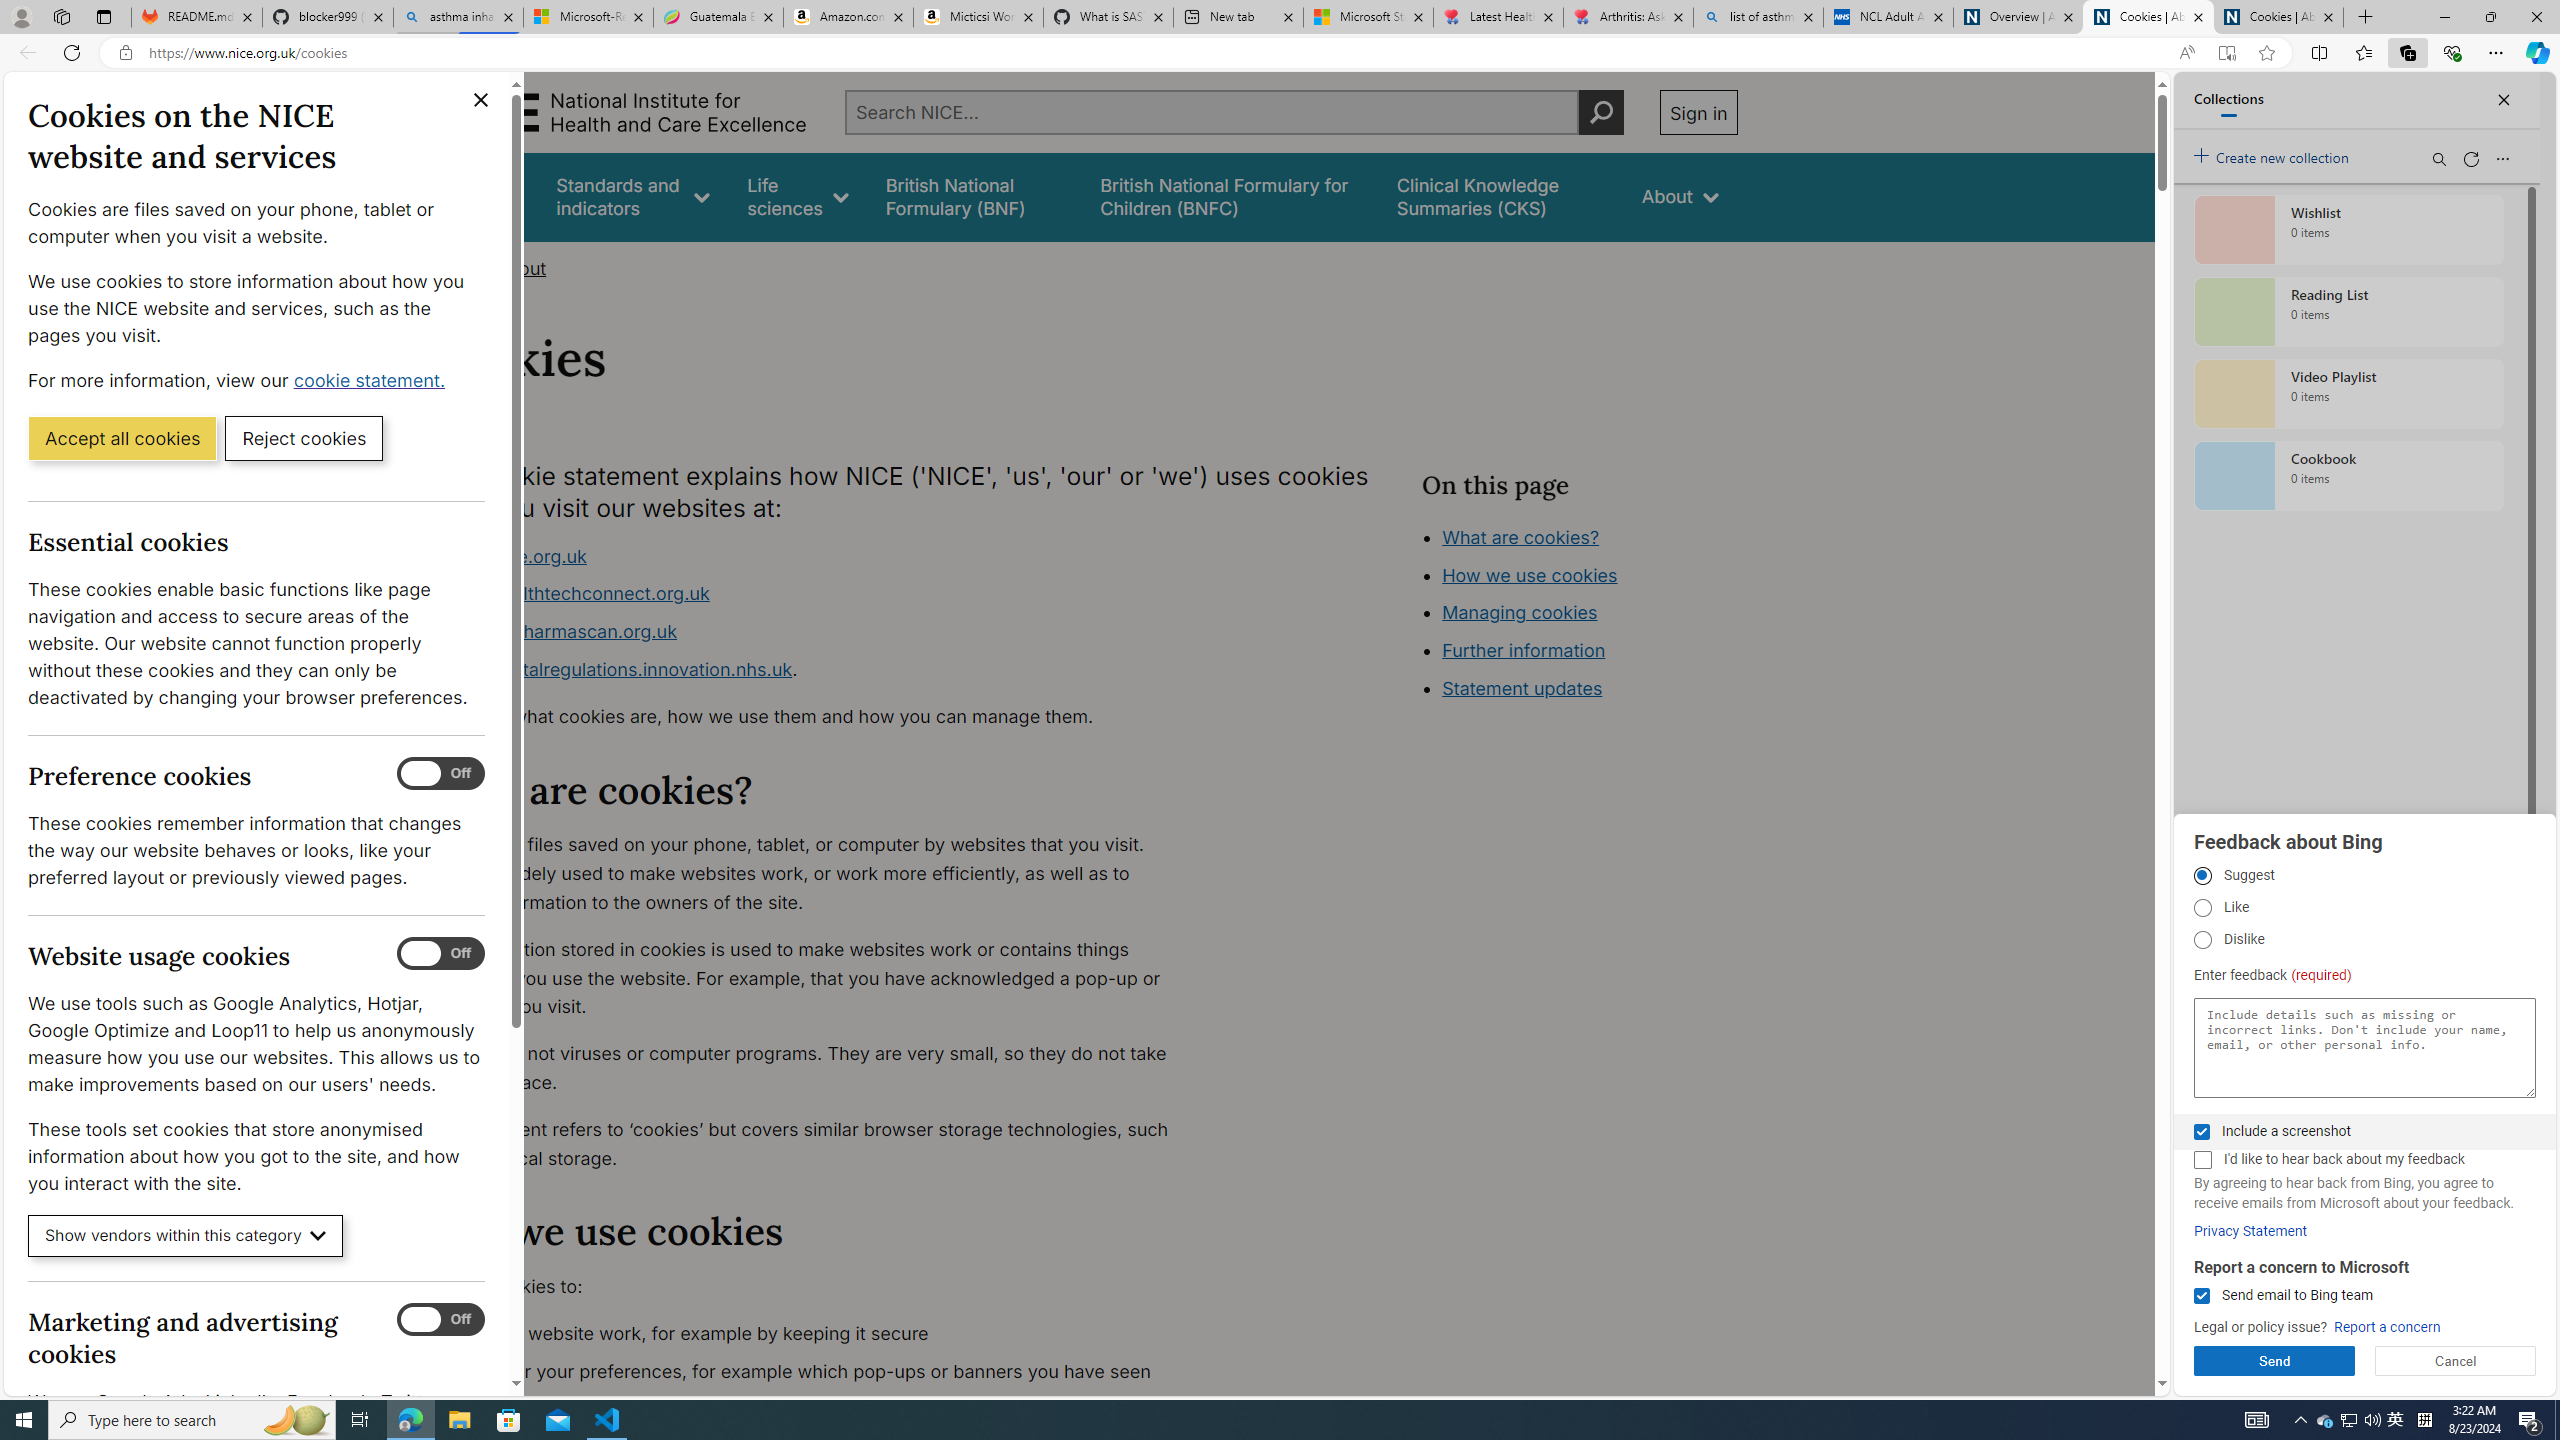 This screenshot has height=1440, width=2560. Describe the element at coordinates (2388, 1326) in the screenshot. I see `'Report a concern'` at that location.